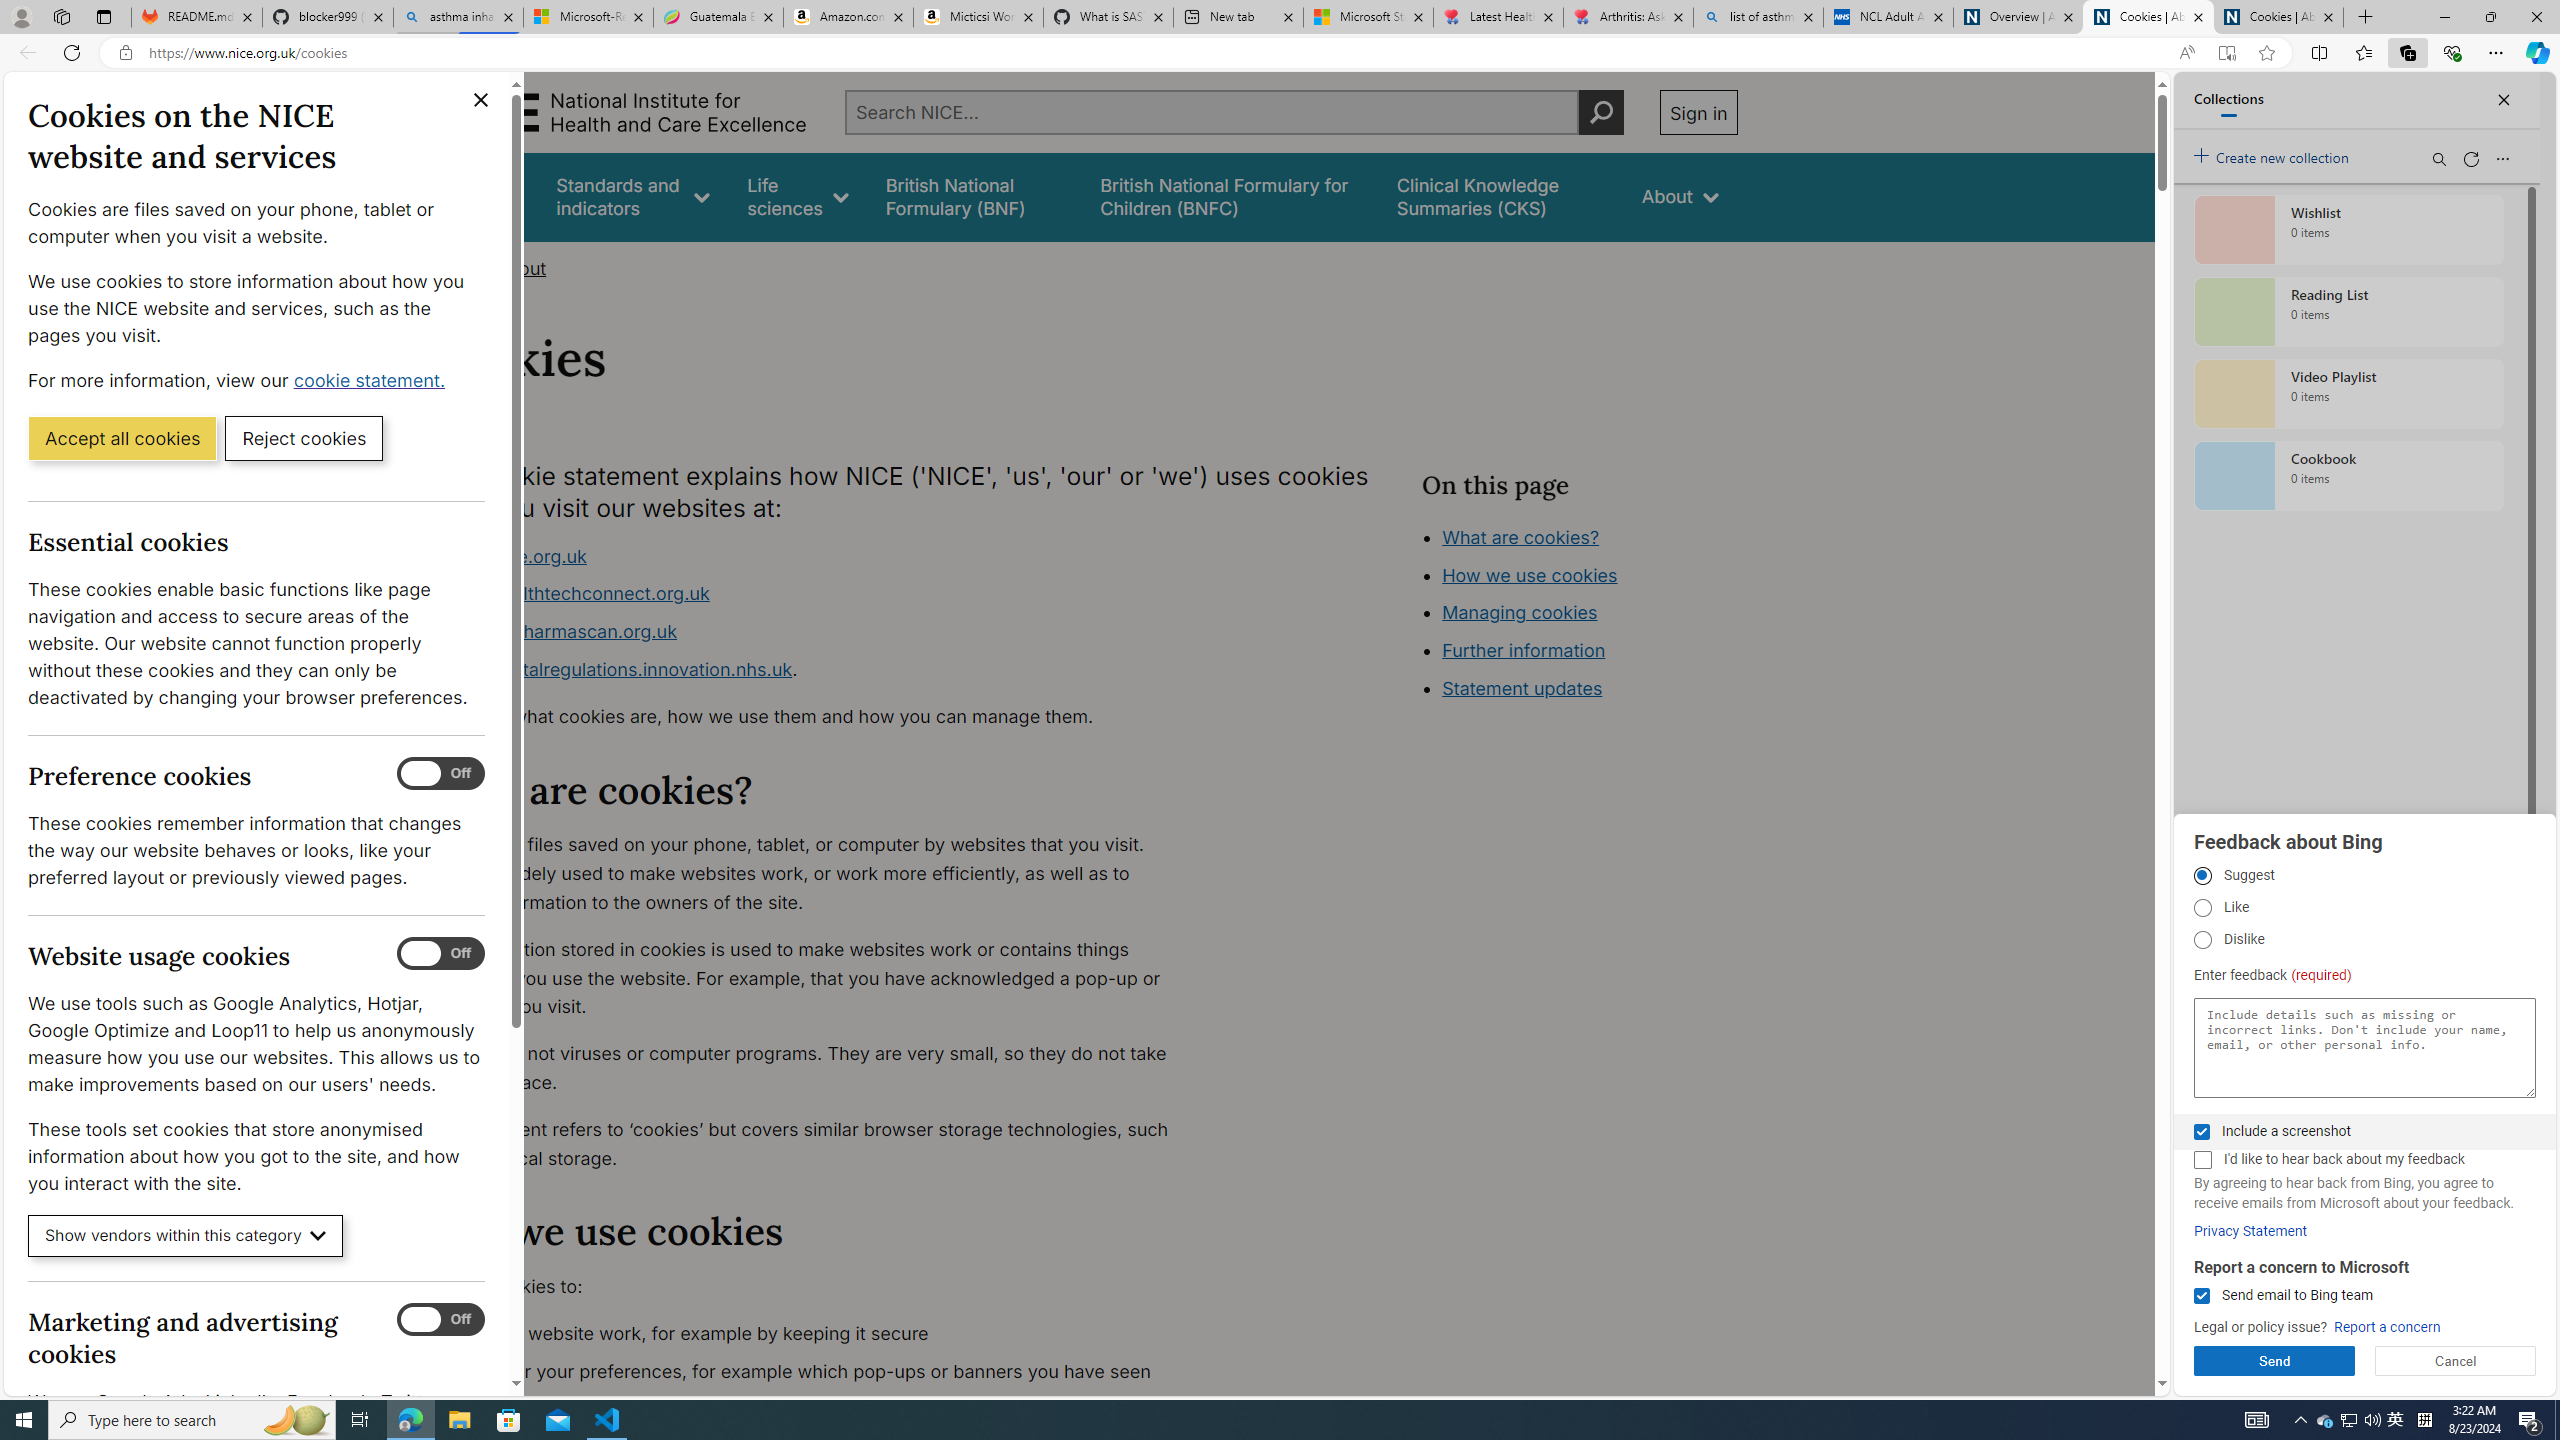 This screenshot has height=1440, width=2560. Describe the element at coordinates (2388, 1326) in the screenshot. I see `'Report a concern'` at that location.